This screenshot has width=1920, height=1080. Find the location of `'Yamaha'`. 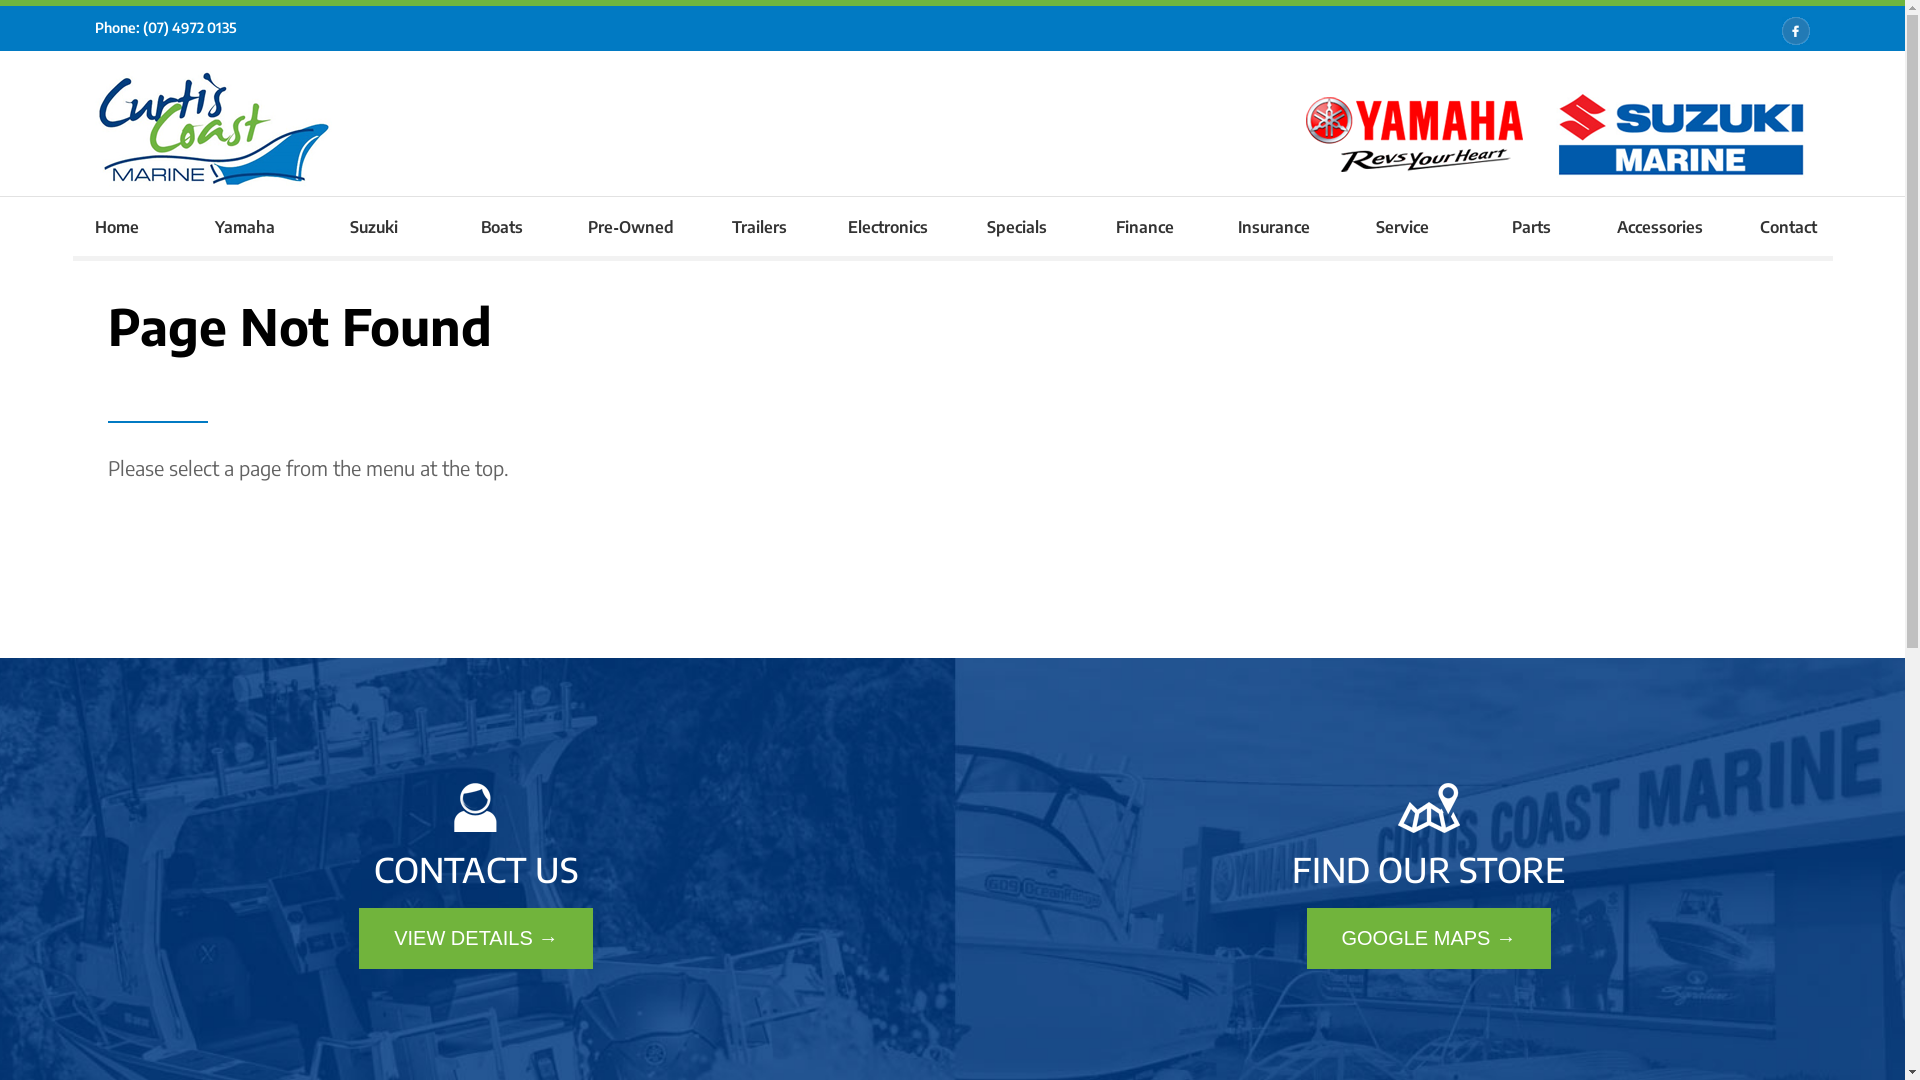

'Yamaha' is located at coordinates (244, 225).